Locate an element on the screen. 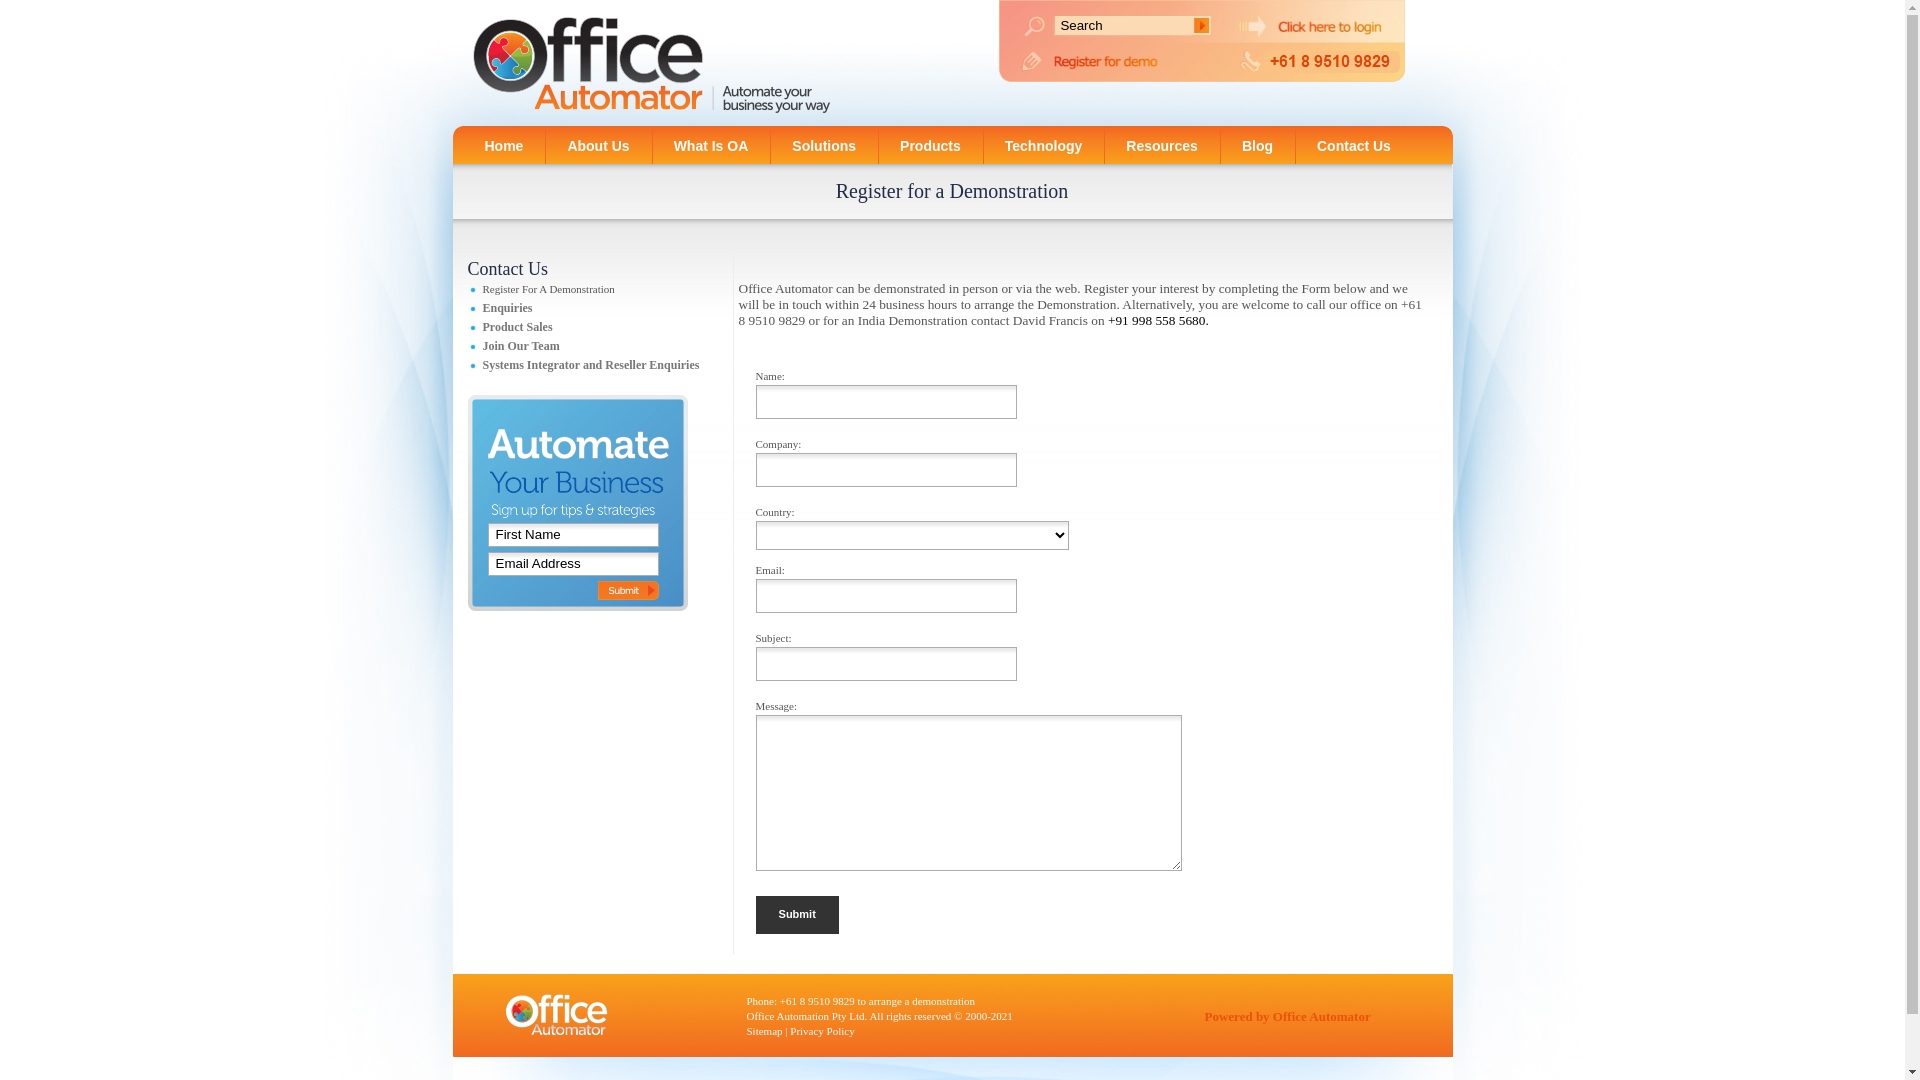 The width and height of the screenshot is (1920, 1080). 'Resources' is located at coordinates (1161, 143).